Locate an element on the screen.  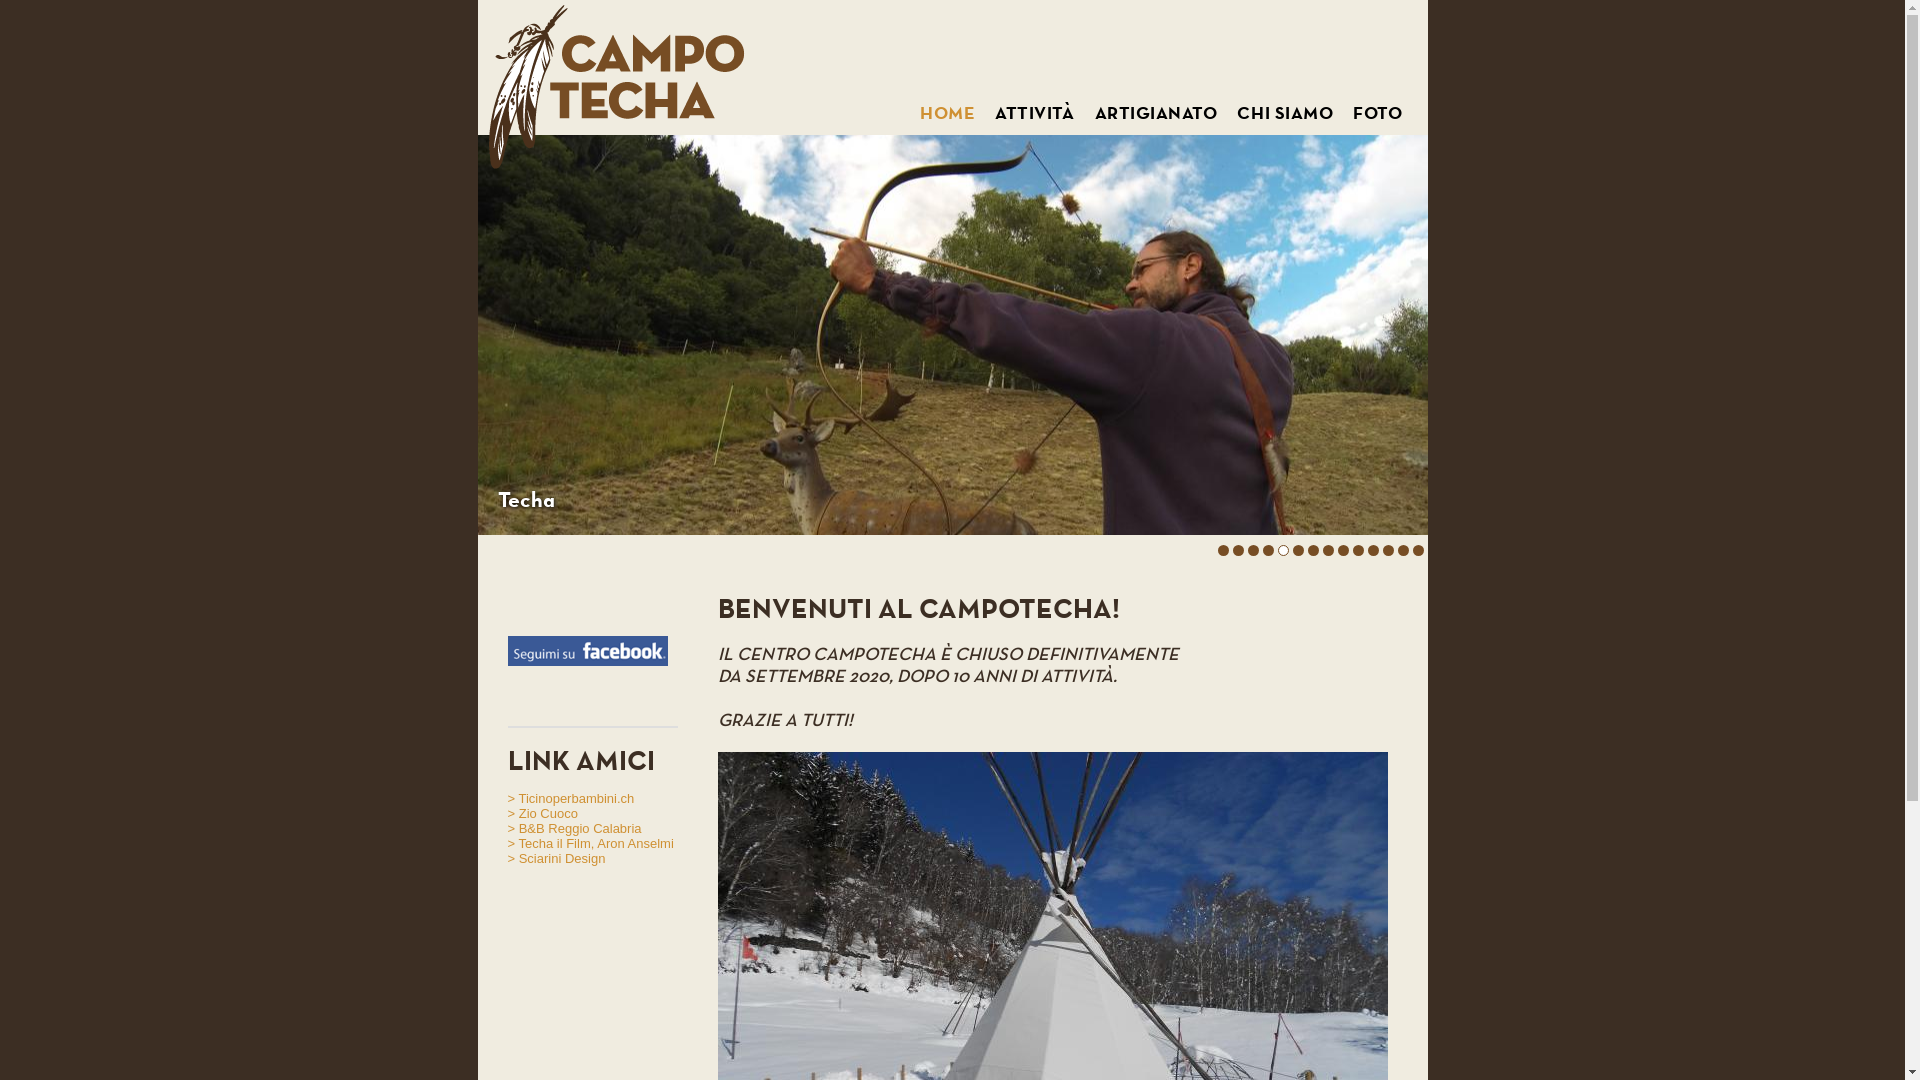
'ARTIGIANATO' is located at coordinates (1155, 114).